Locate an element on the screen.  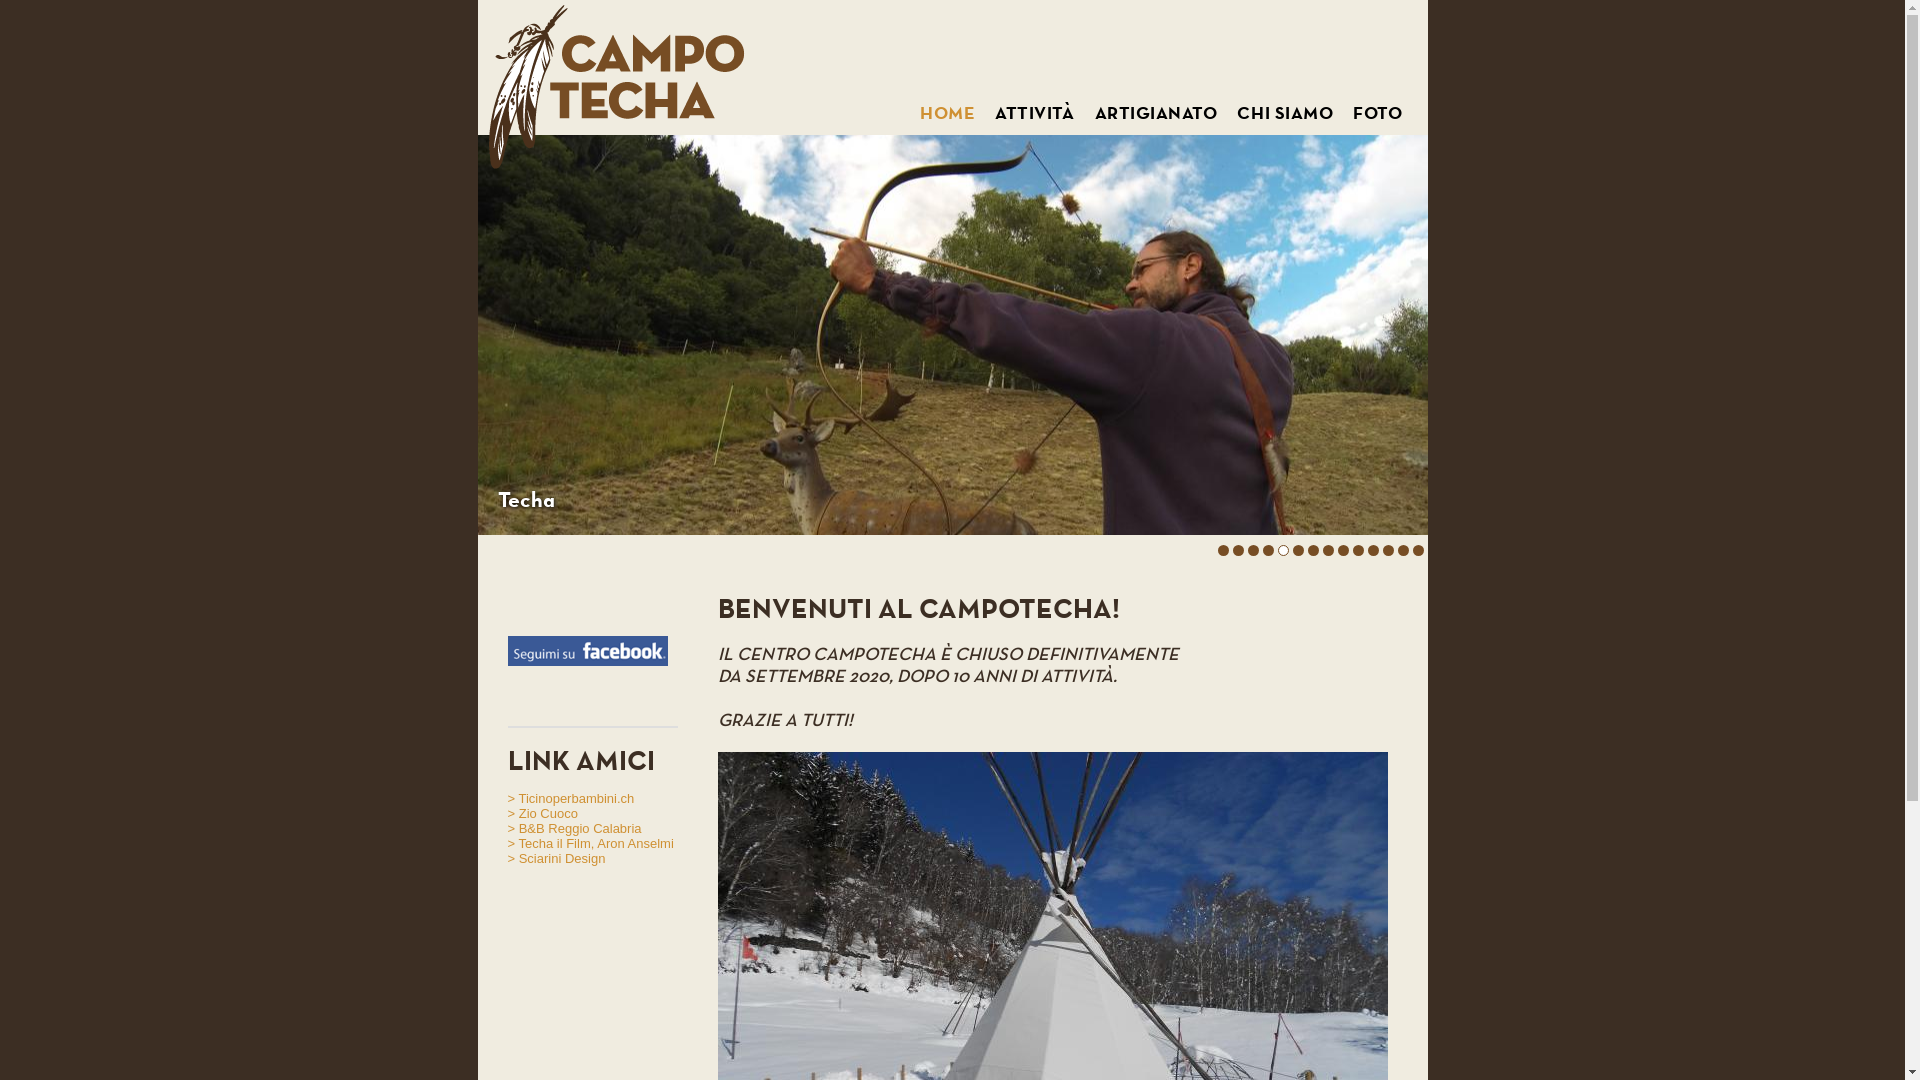
'ARTIGIANATO' is located at coordinates (1155, 114).